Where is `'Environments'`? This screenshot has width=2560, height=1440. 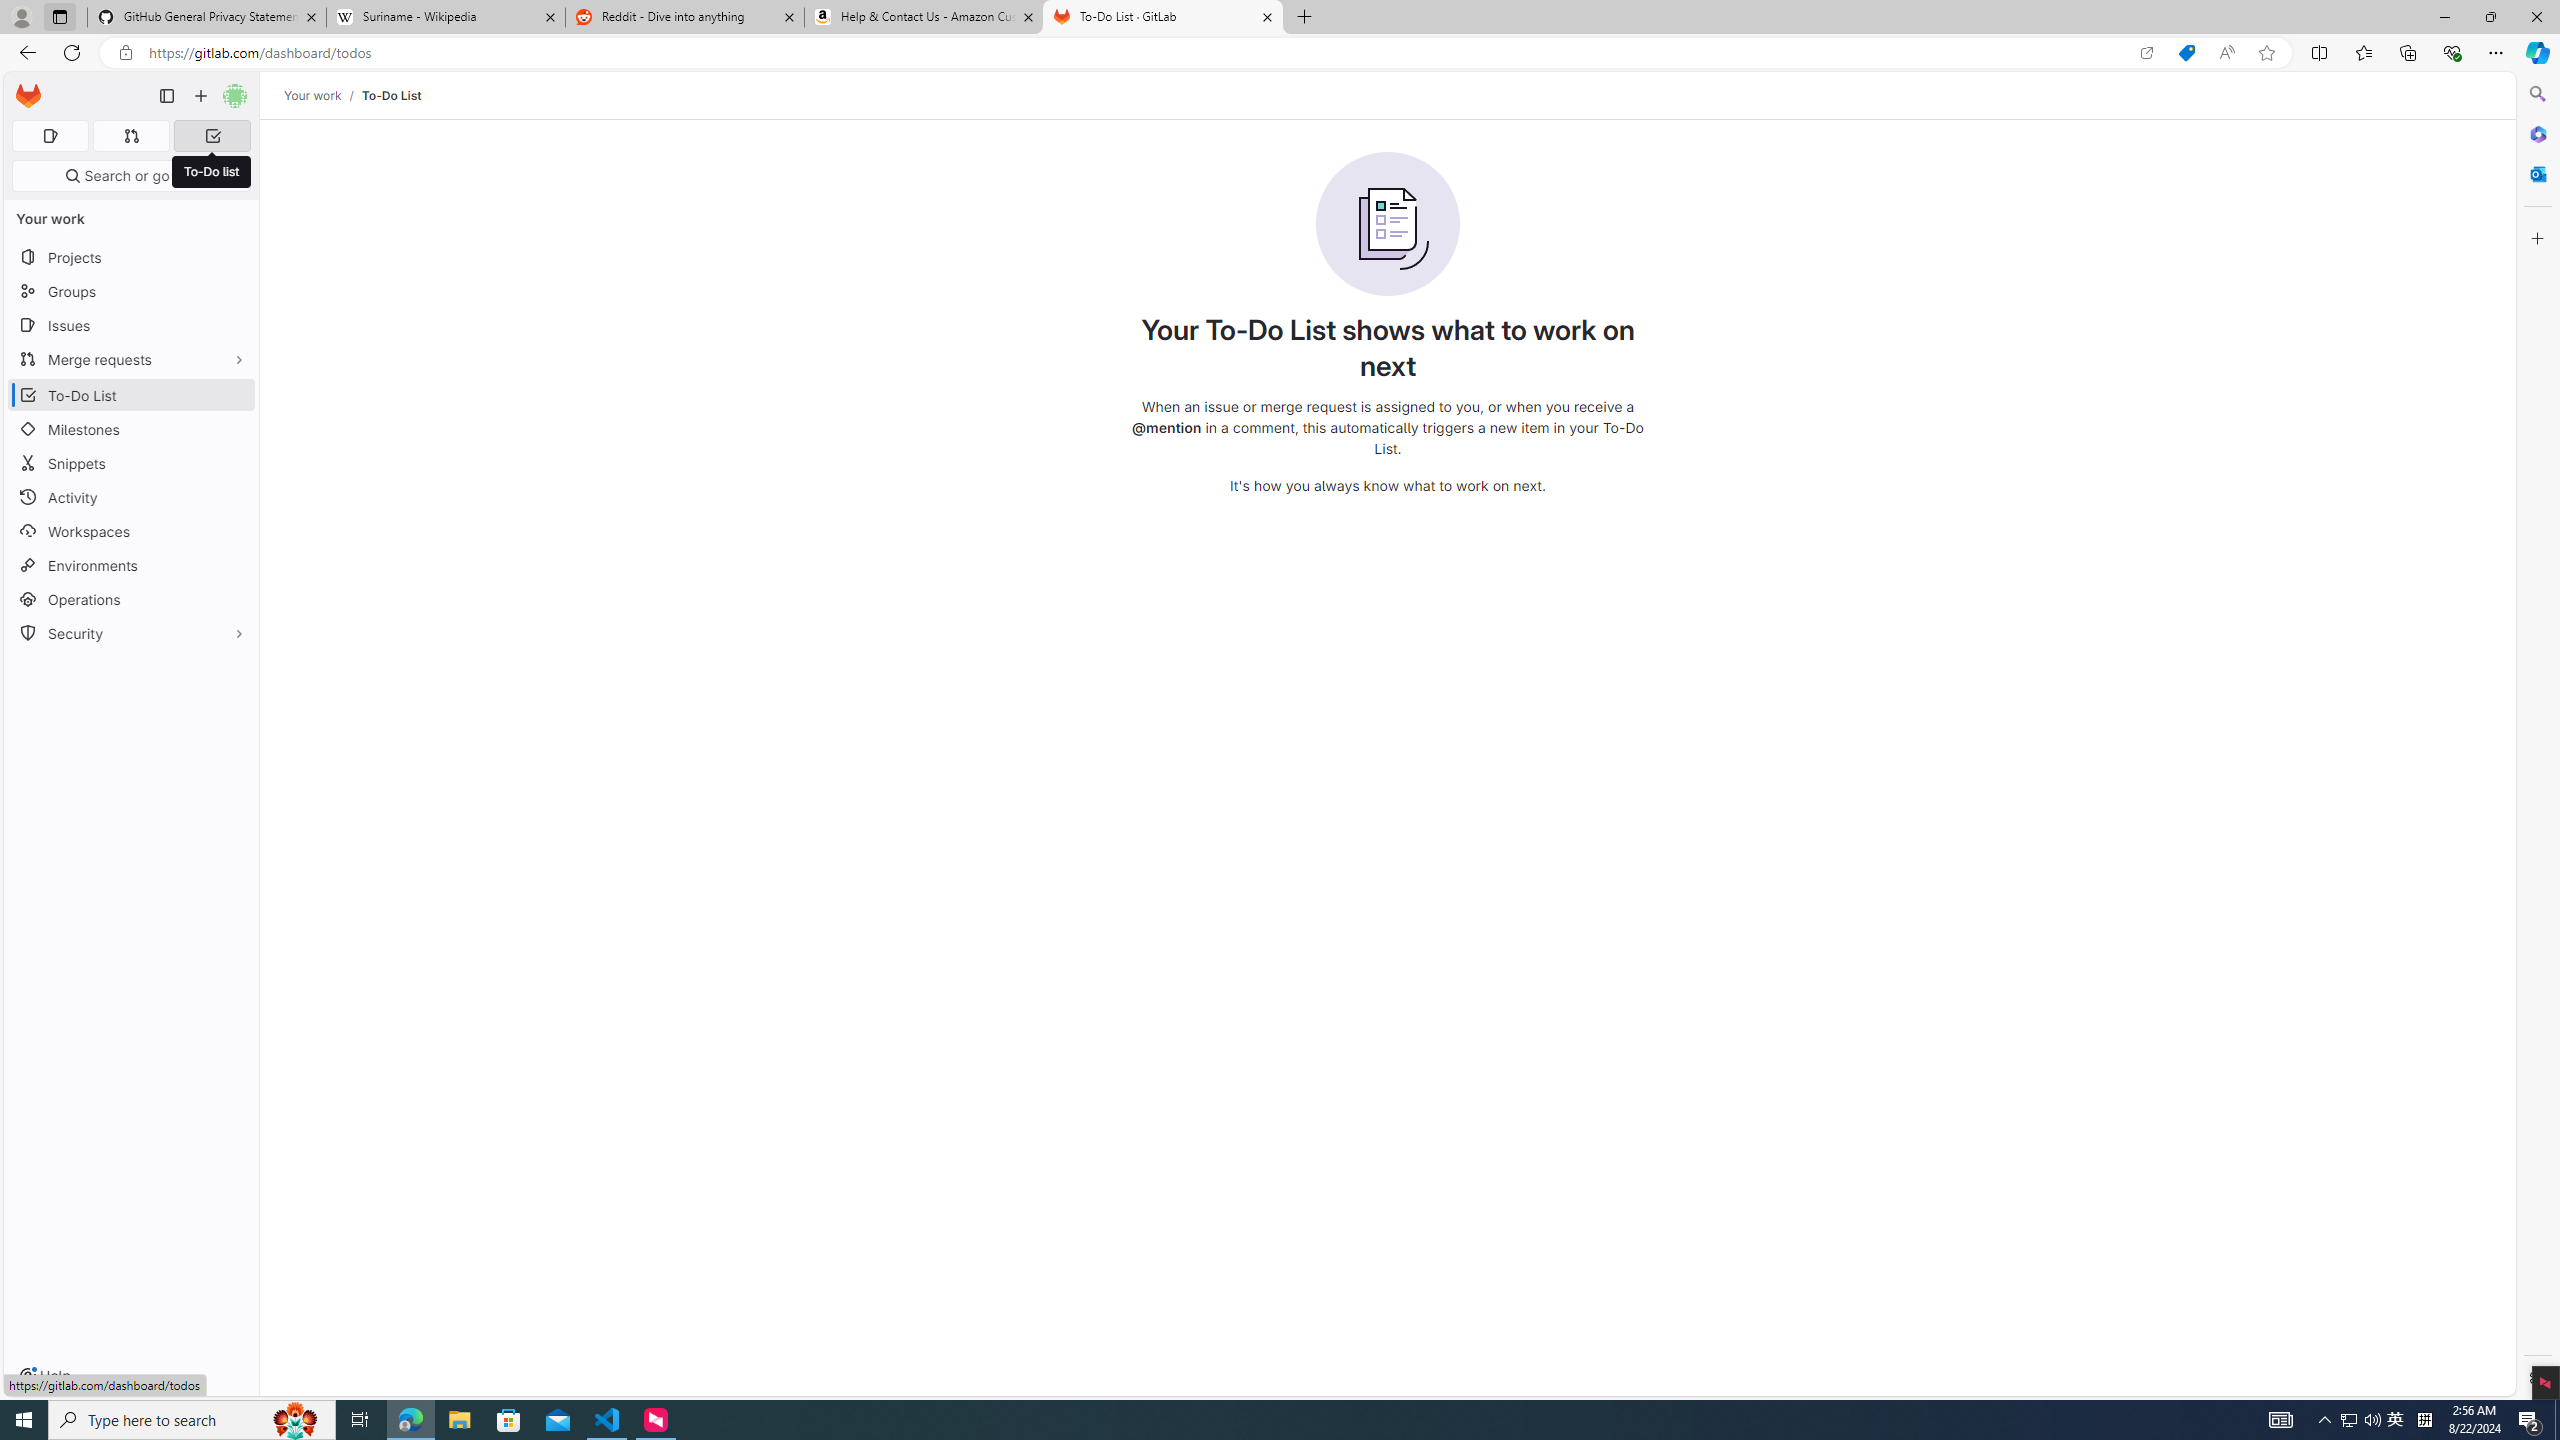
'Environments' is located at coordinates (130, 564).